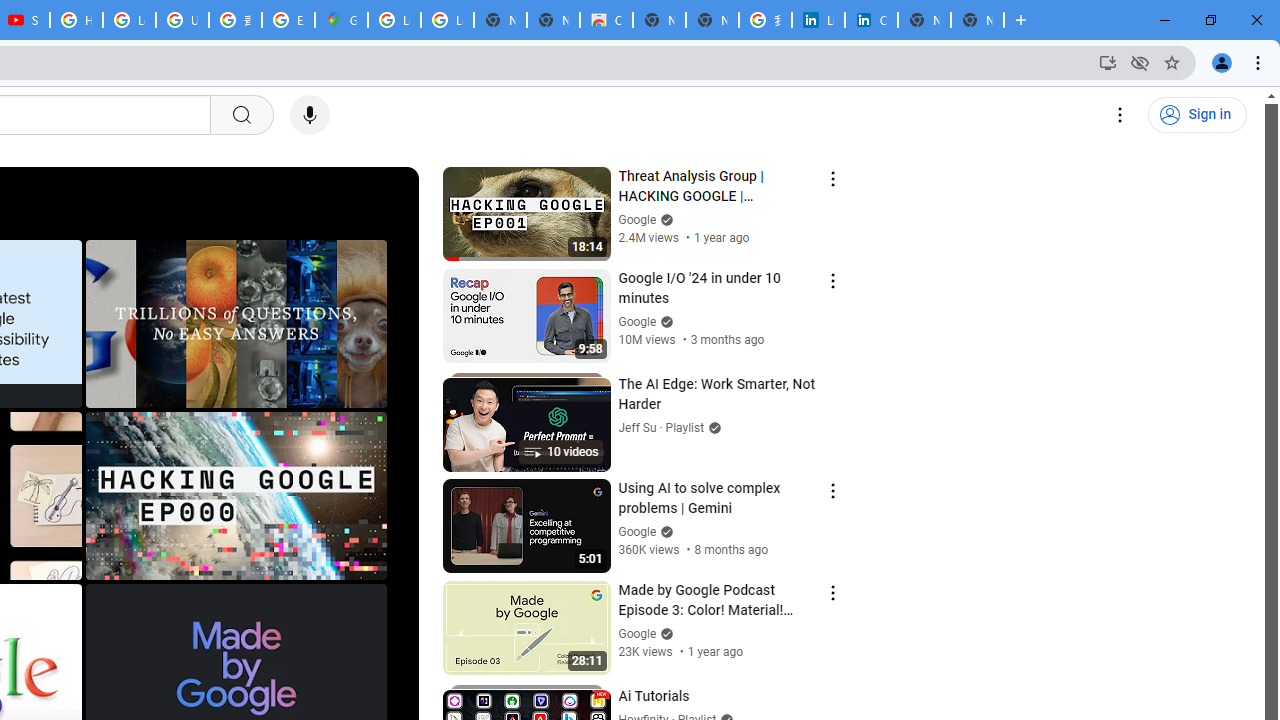 The width and height of the screenshot is (1280, 720). I want to click on 'Settings', so click(1120, 115).